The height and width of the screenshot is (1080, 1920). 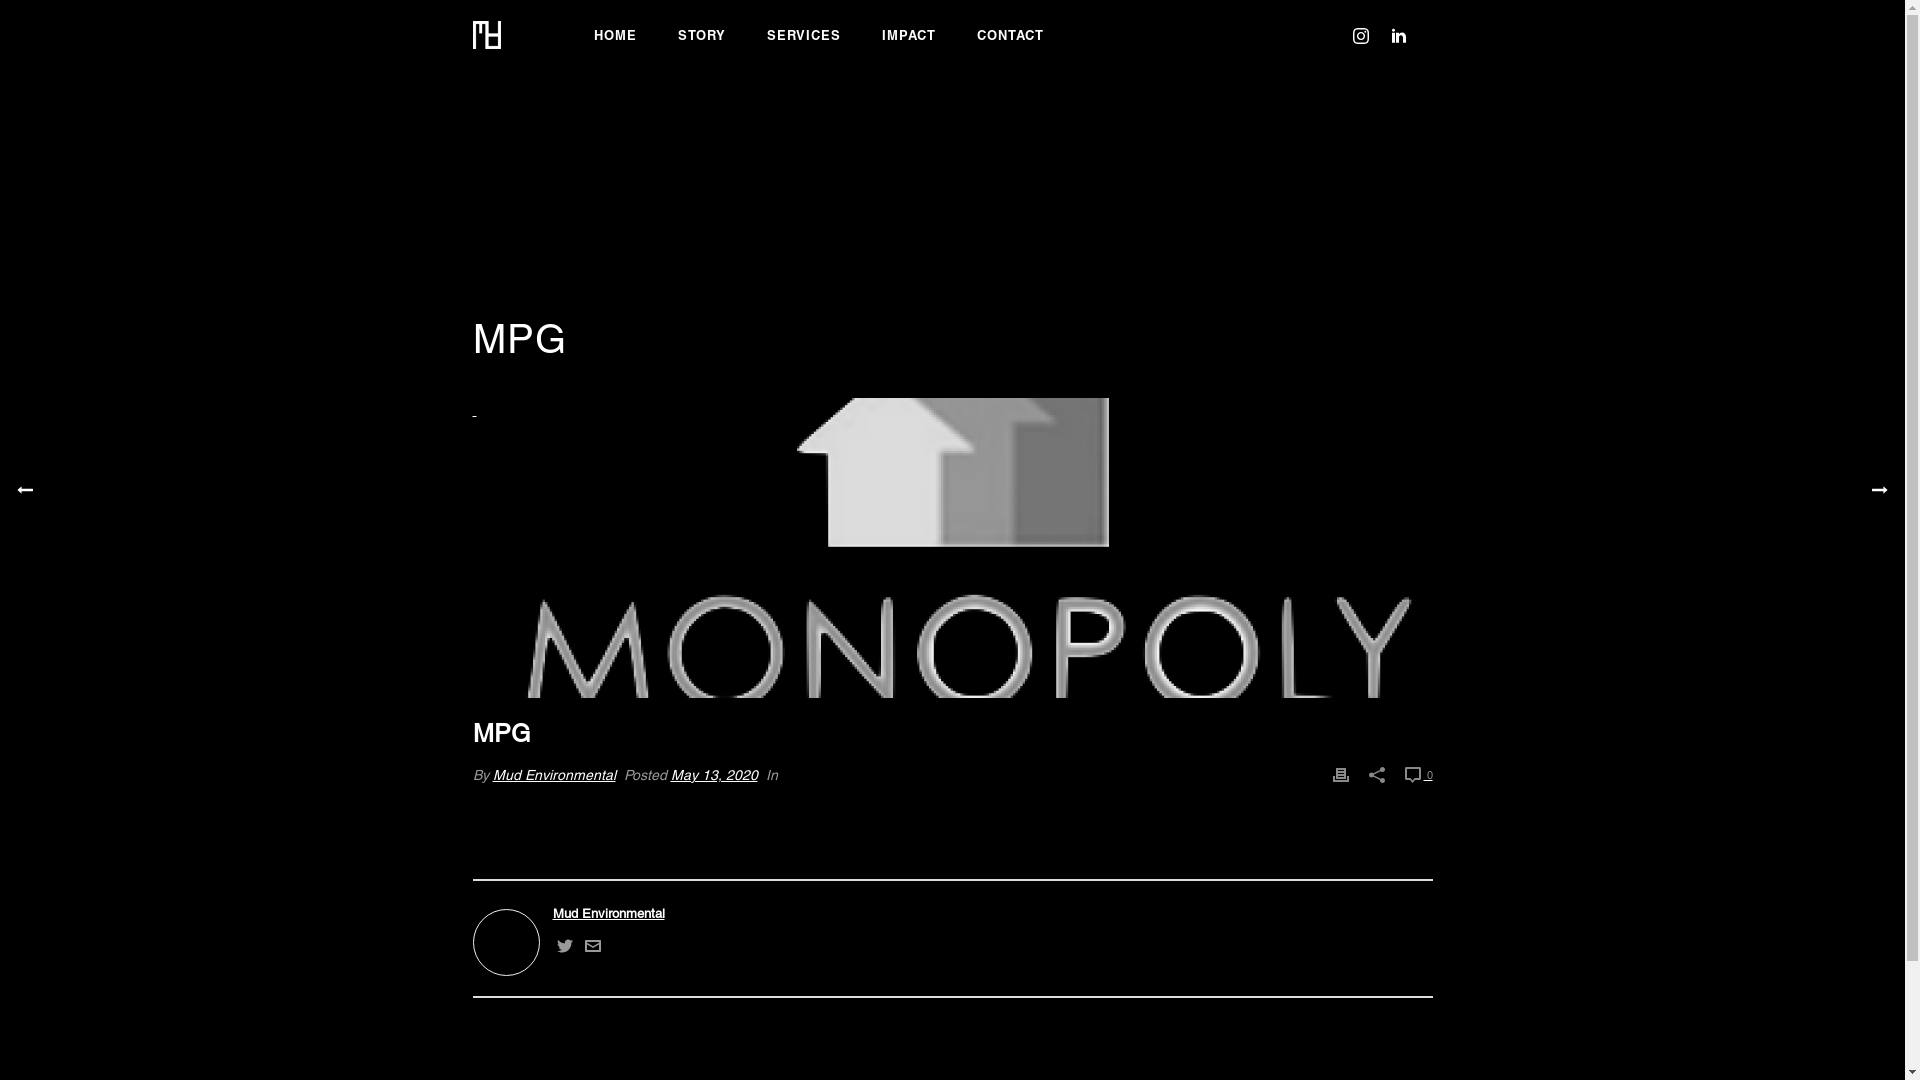 What do you see at coordinates (907, 34) in the screenshot?
I see `'IMPACT'` at bounding box center [907, 34].